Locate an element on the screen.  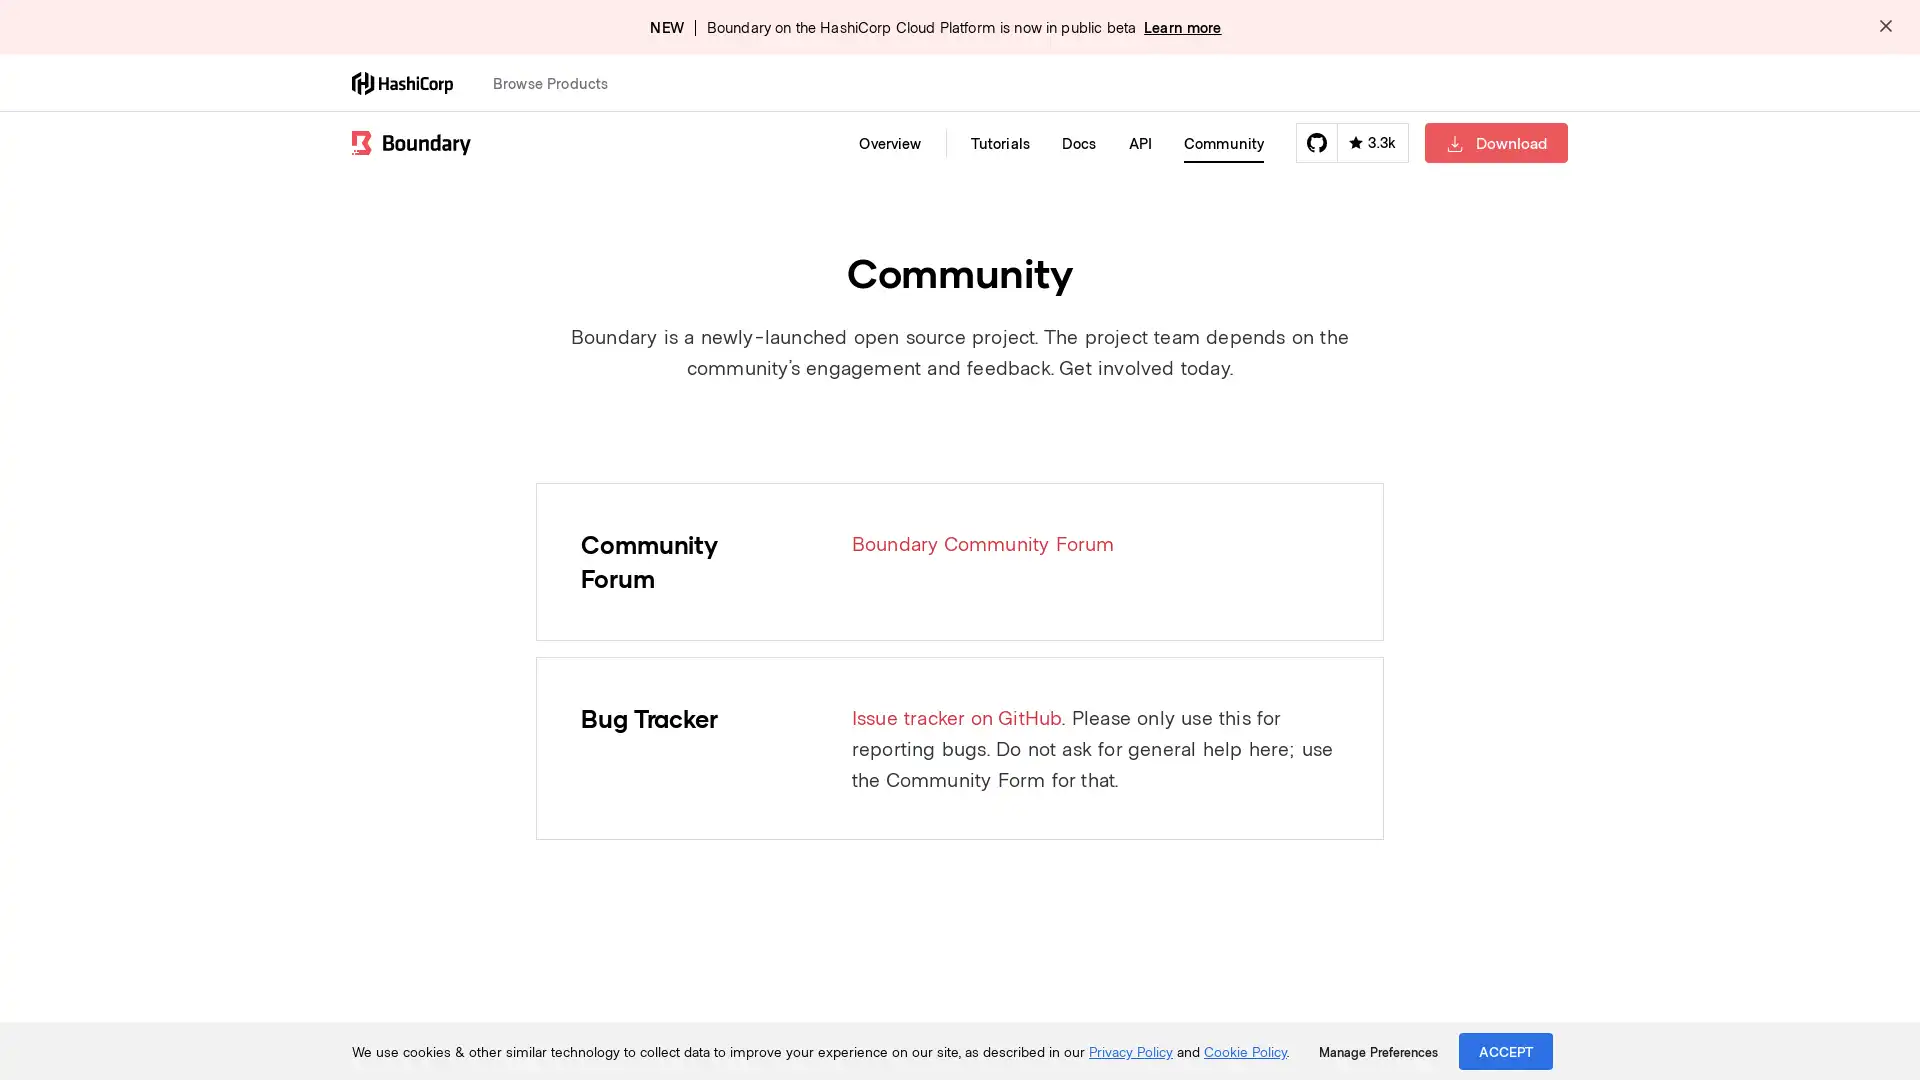
Dismiss alert is located at coordinates (1885, 27).